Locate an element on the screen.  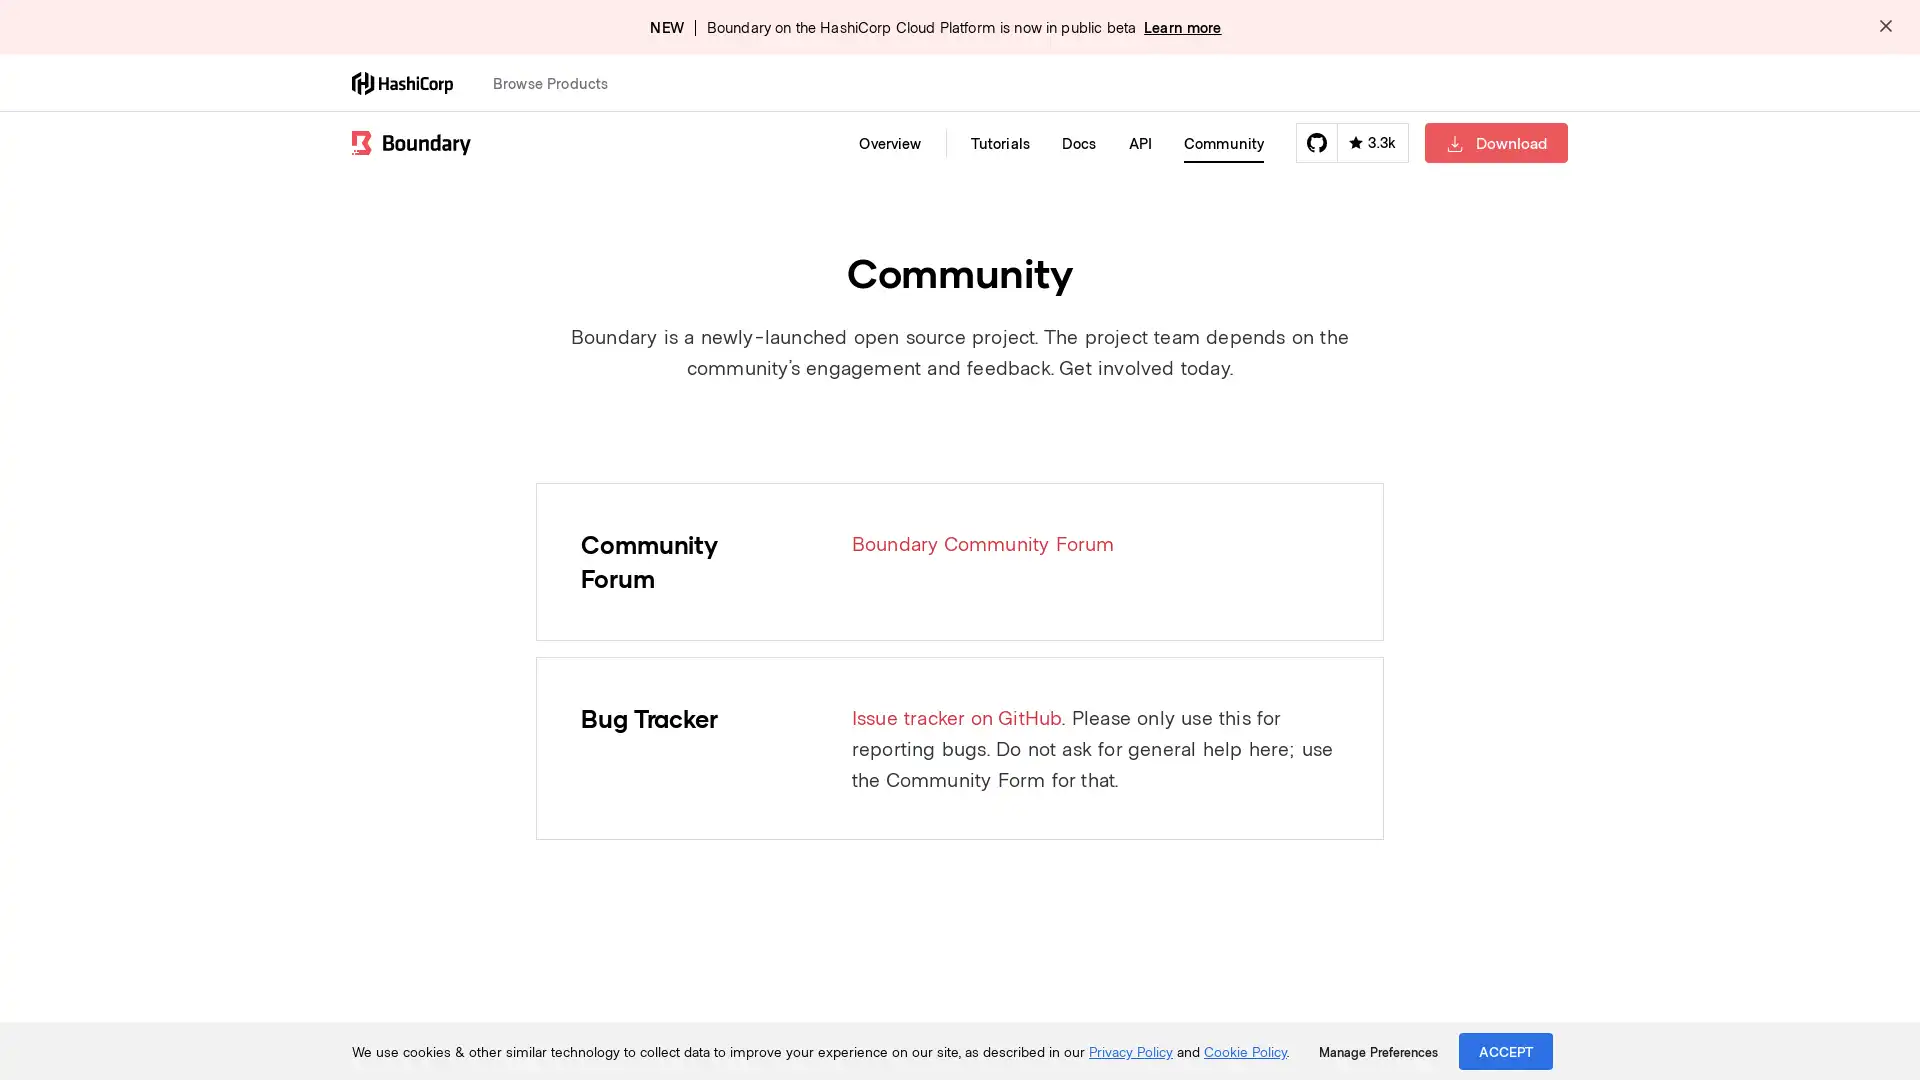
Dismiss alert is located at coordinates (1885, 27).